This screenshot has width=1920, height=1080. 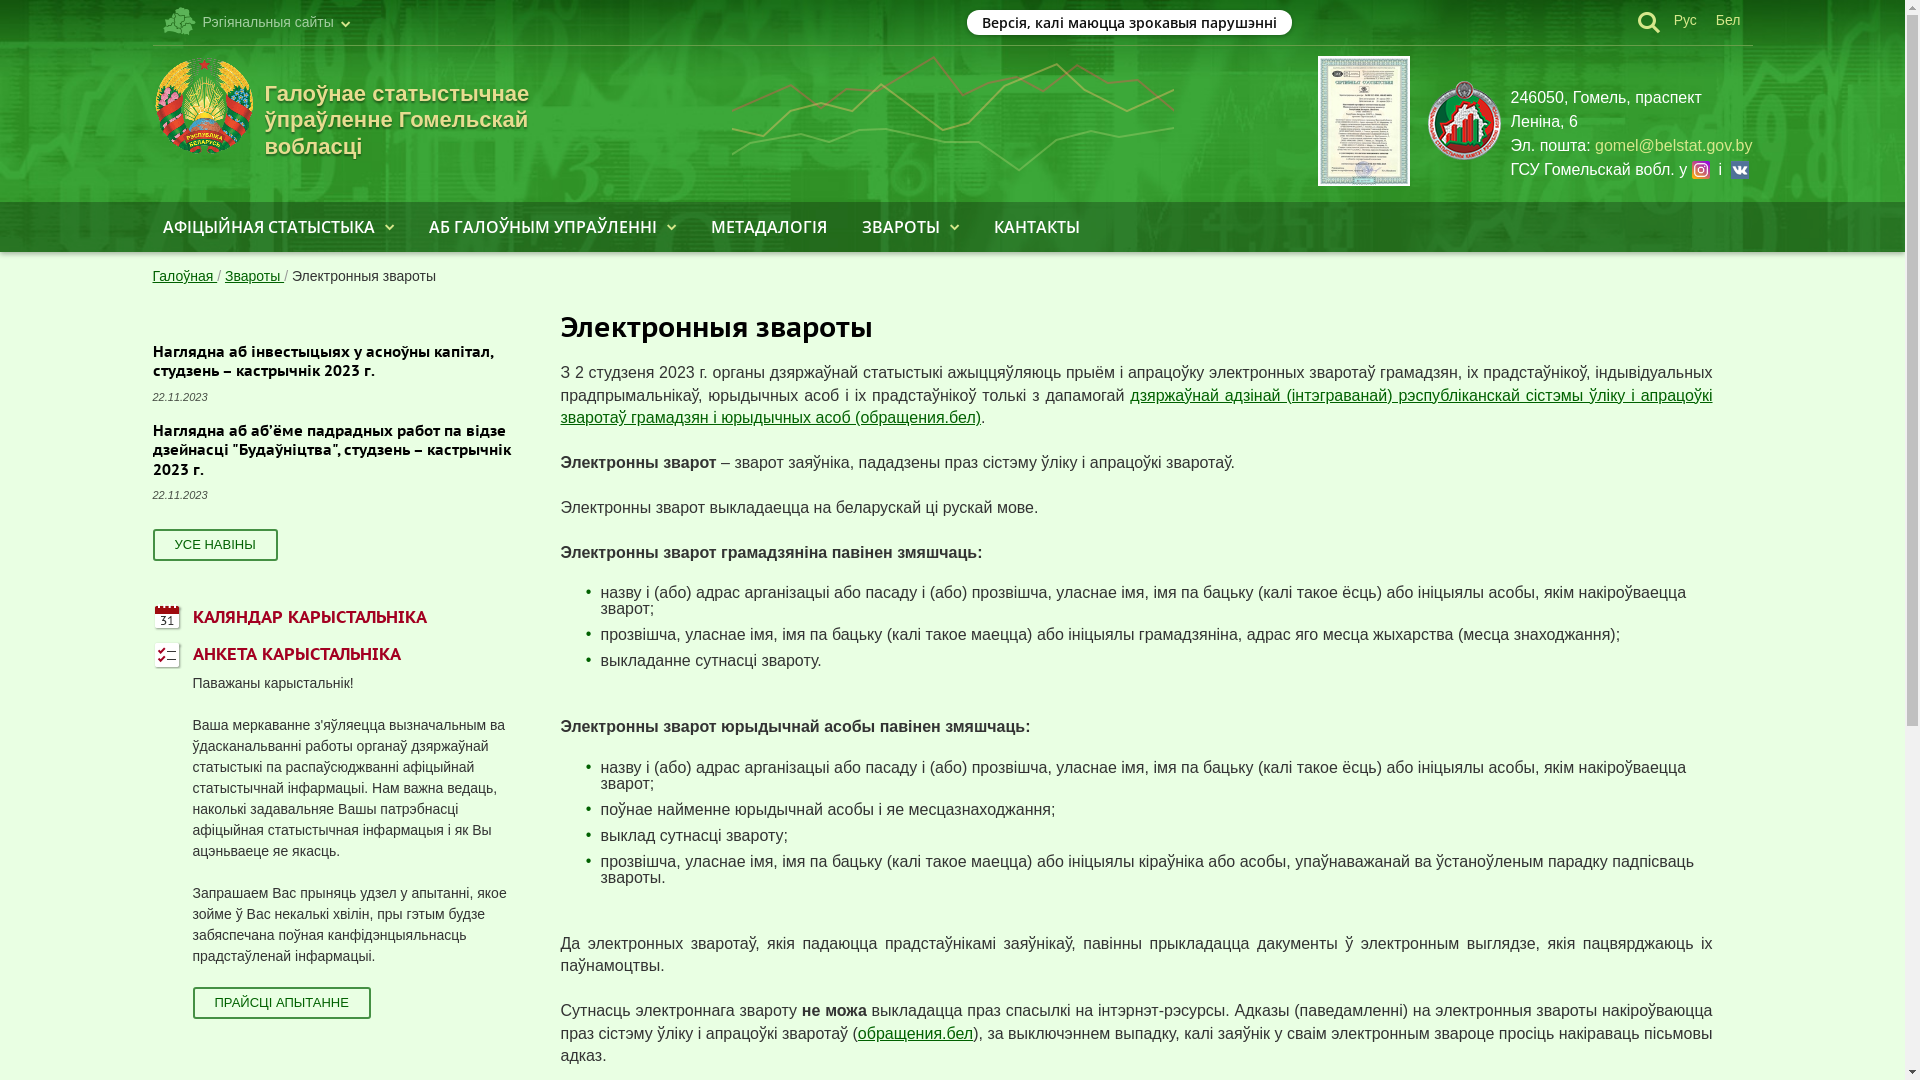 I want to click on 'gomel@belstat.gov.by', so click(x=1673, y=145).